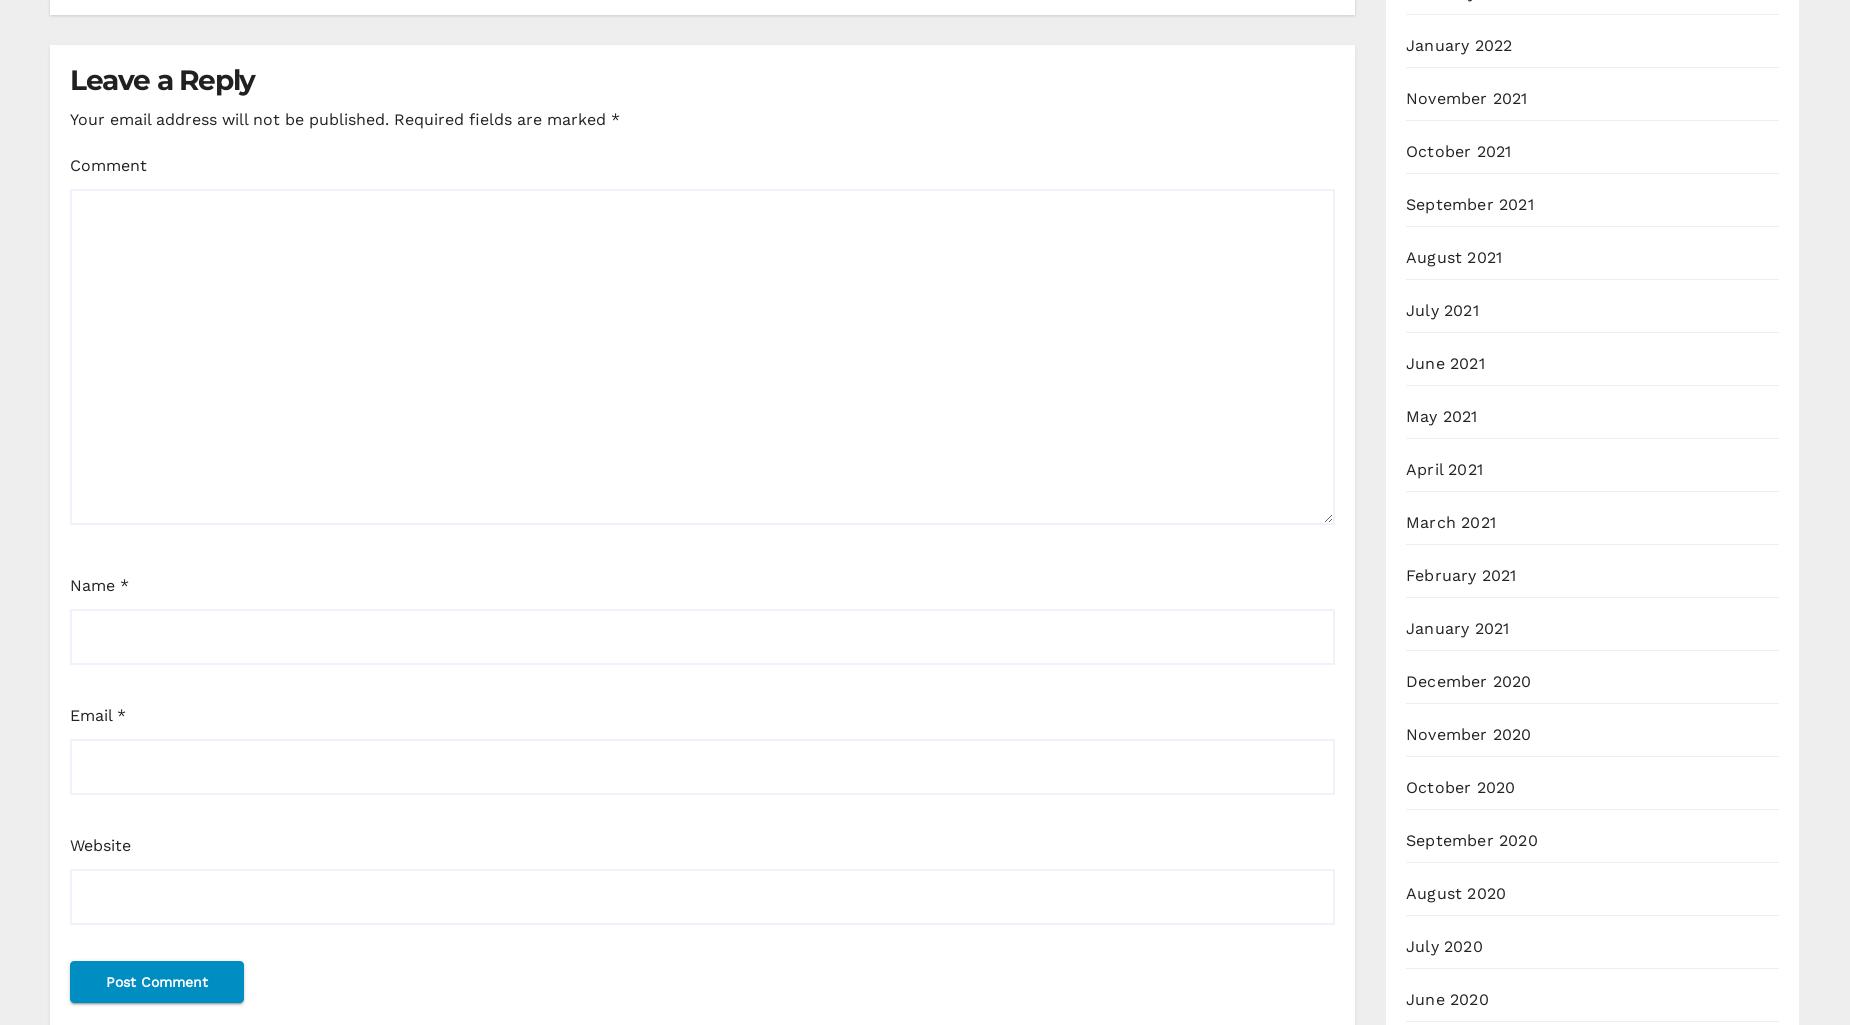 The width and height of the screenshot is (1850, 1025). I want to click on 'Website', so click(68, 844).